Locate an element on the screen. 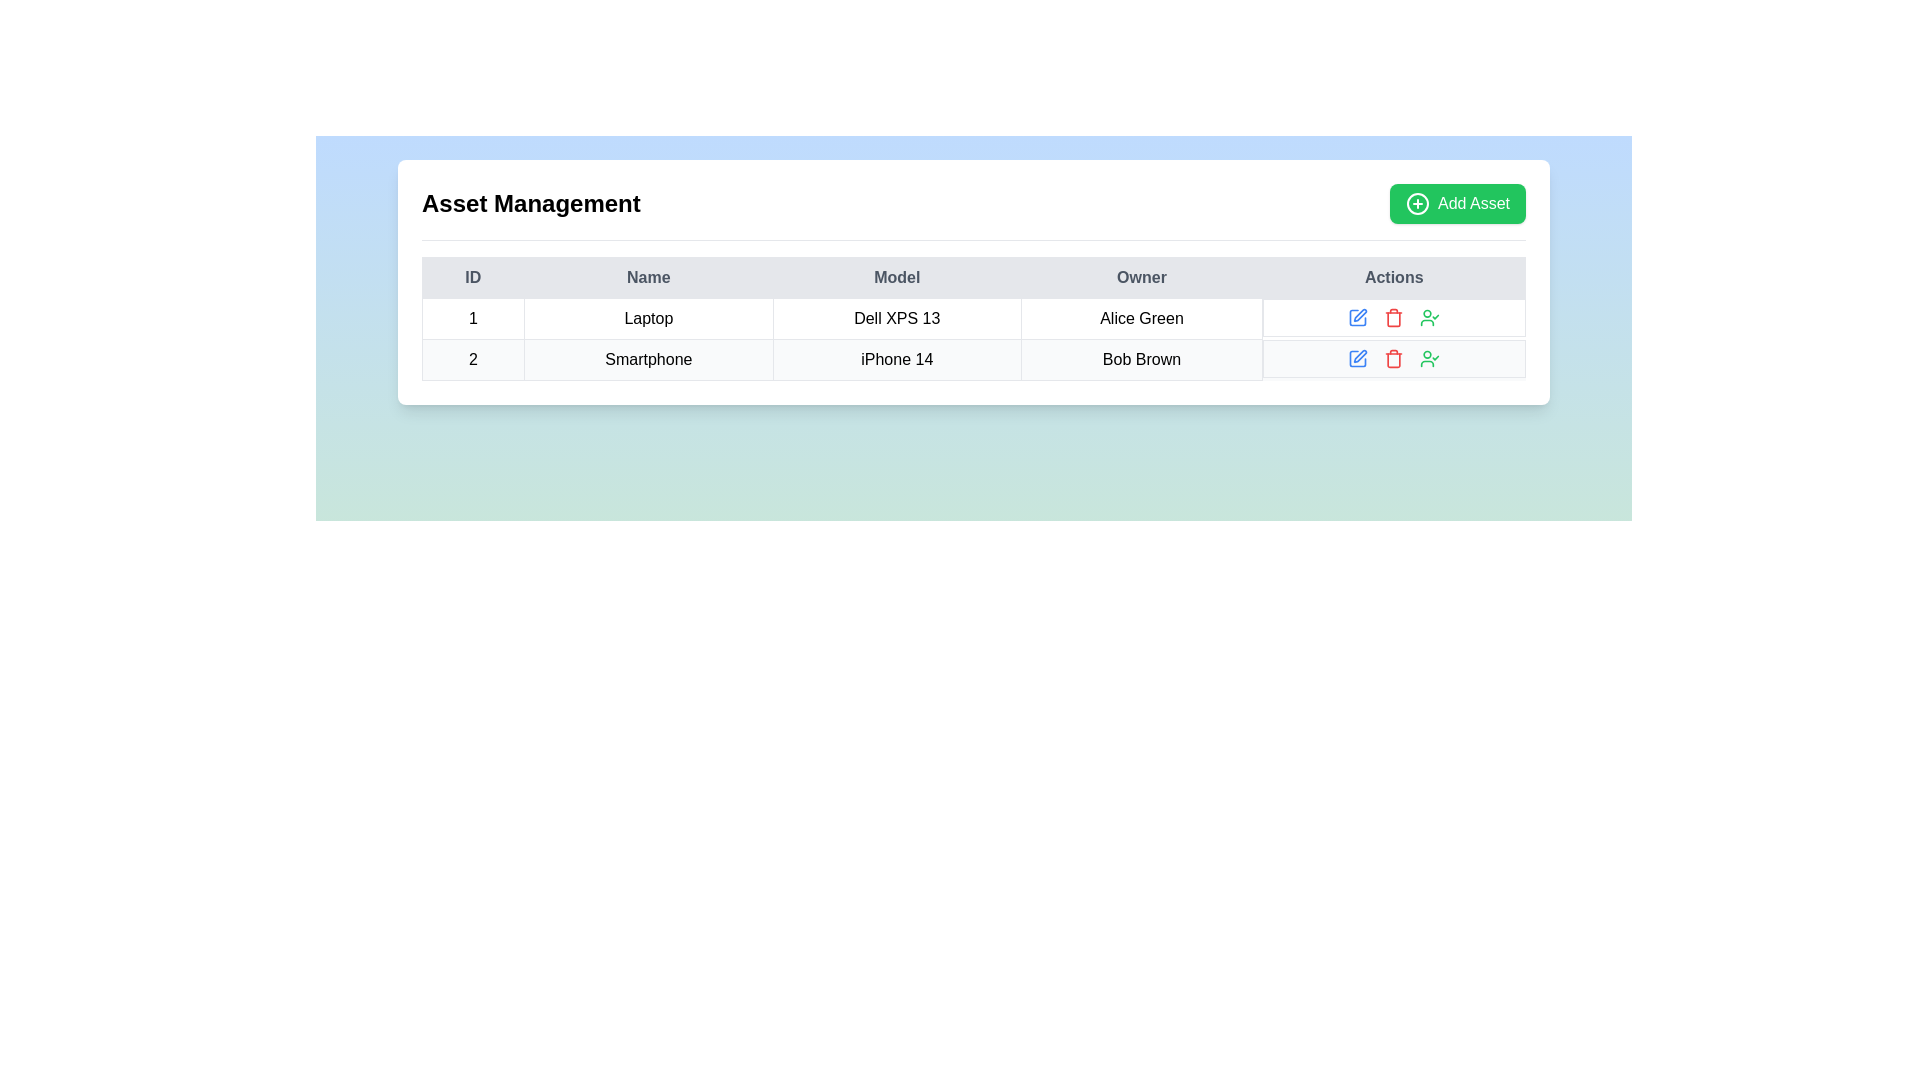 The height and width of the screenshot is (1080, 1920). the individual cells of the first row in the Asset Management table, which contains the values '1', 'Laptop', 'Dell XPS 13', and 'Alice Green' is located at coordinates (974, 318).